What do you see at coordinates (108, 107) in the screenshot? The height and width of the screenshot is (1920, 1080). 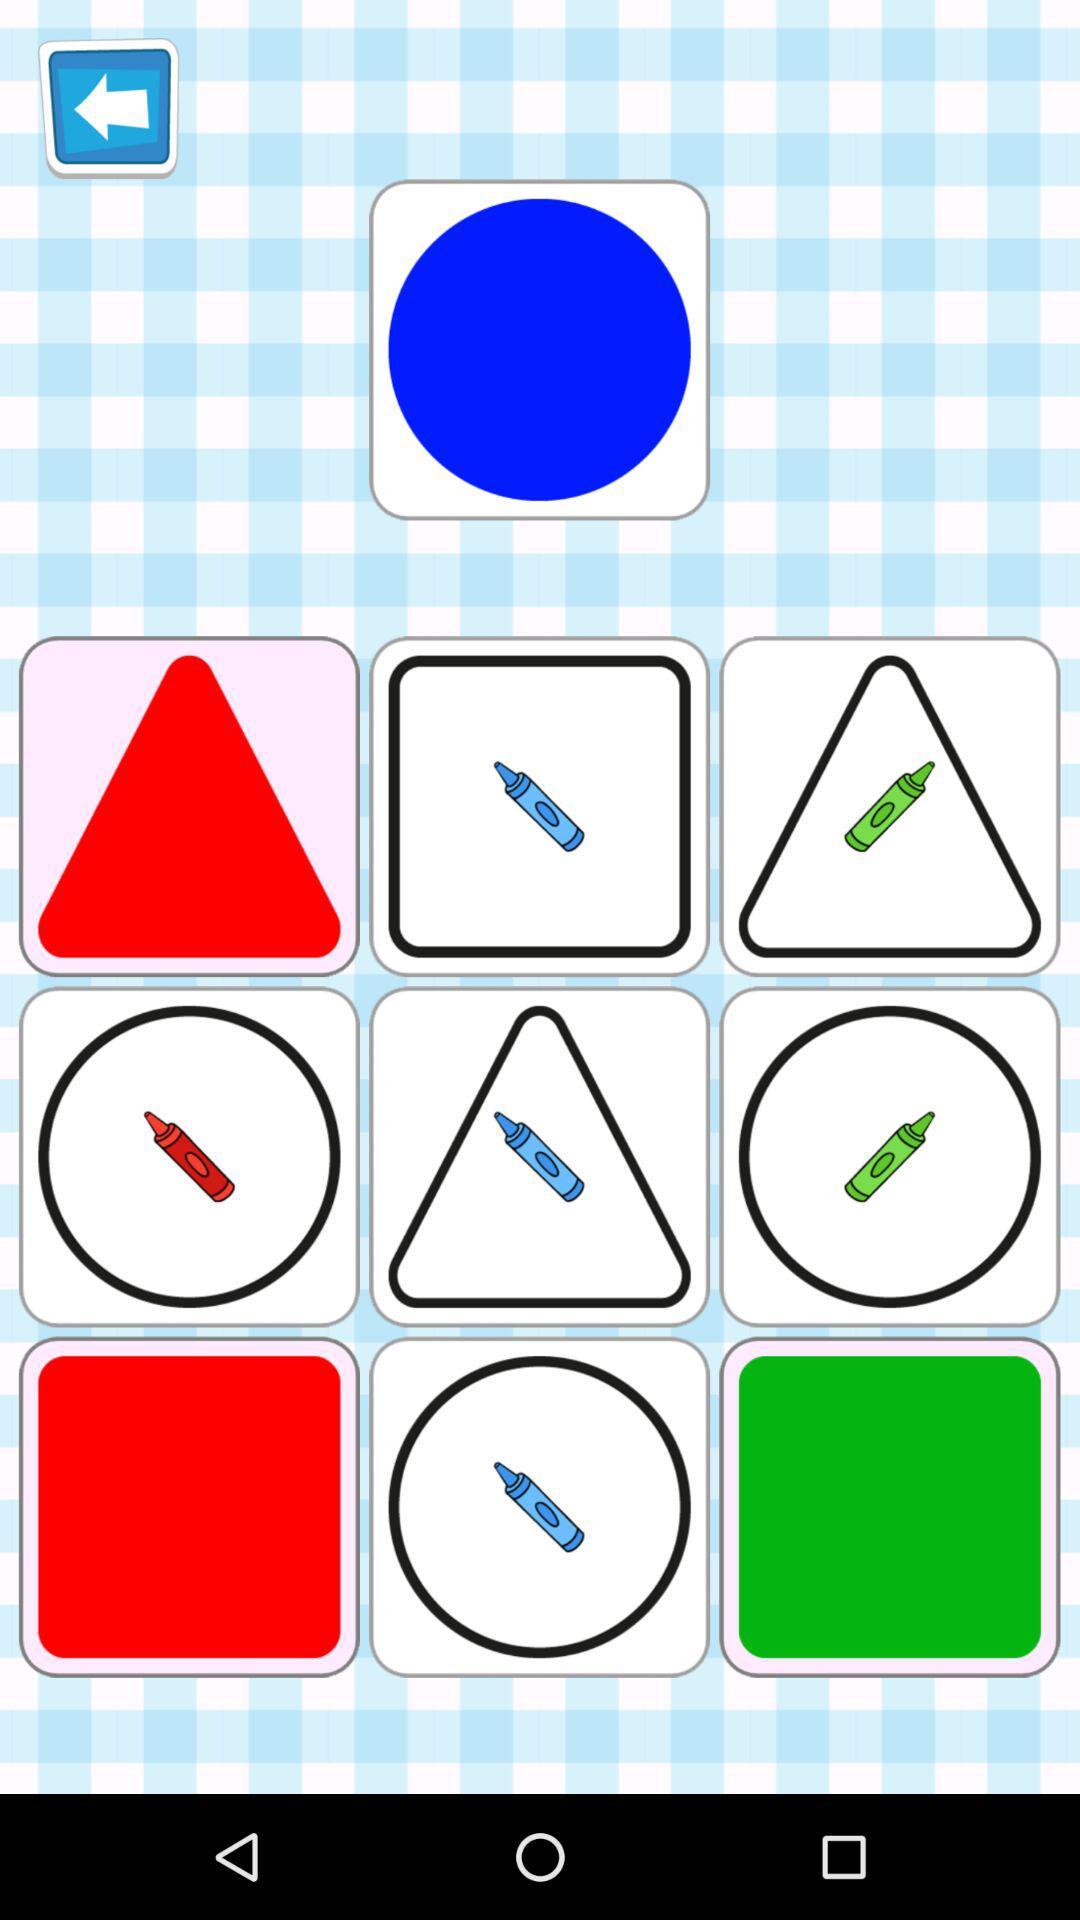 I see `go back` at bounding box center [108, 107].